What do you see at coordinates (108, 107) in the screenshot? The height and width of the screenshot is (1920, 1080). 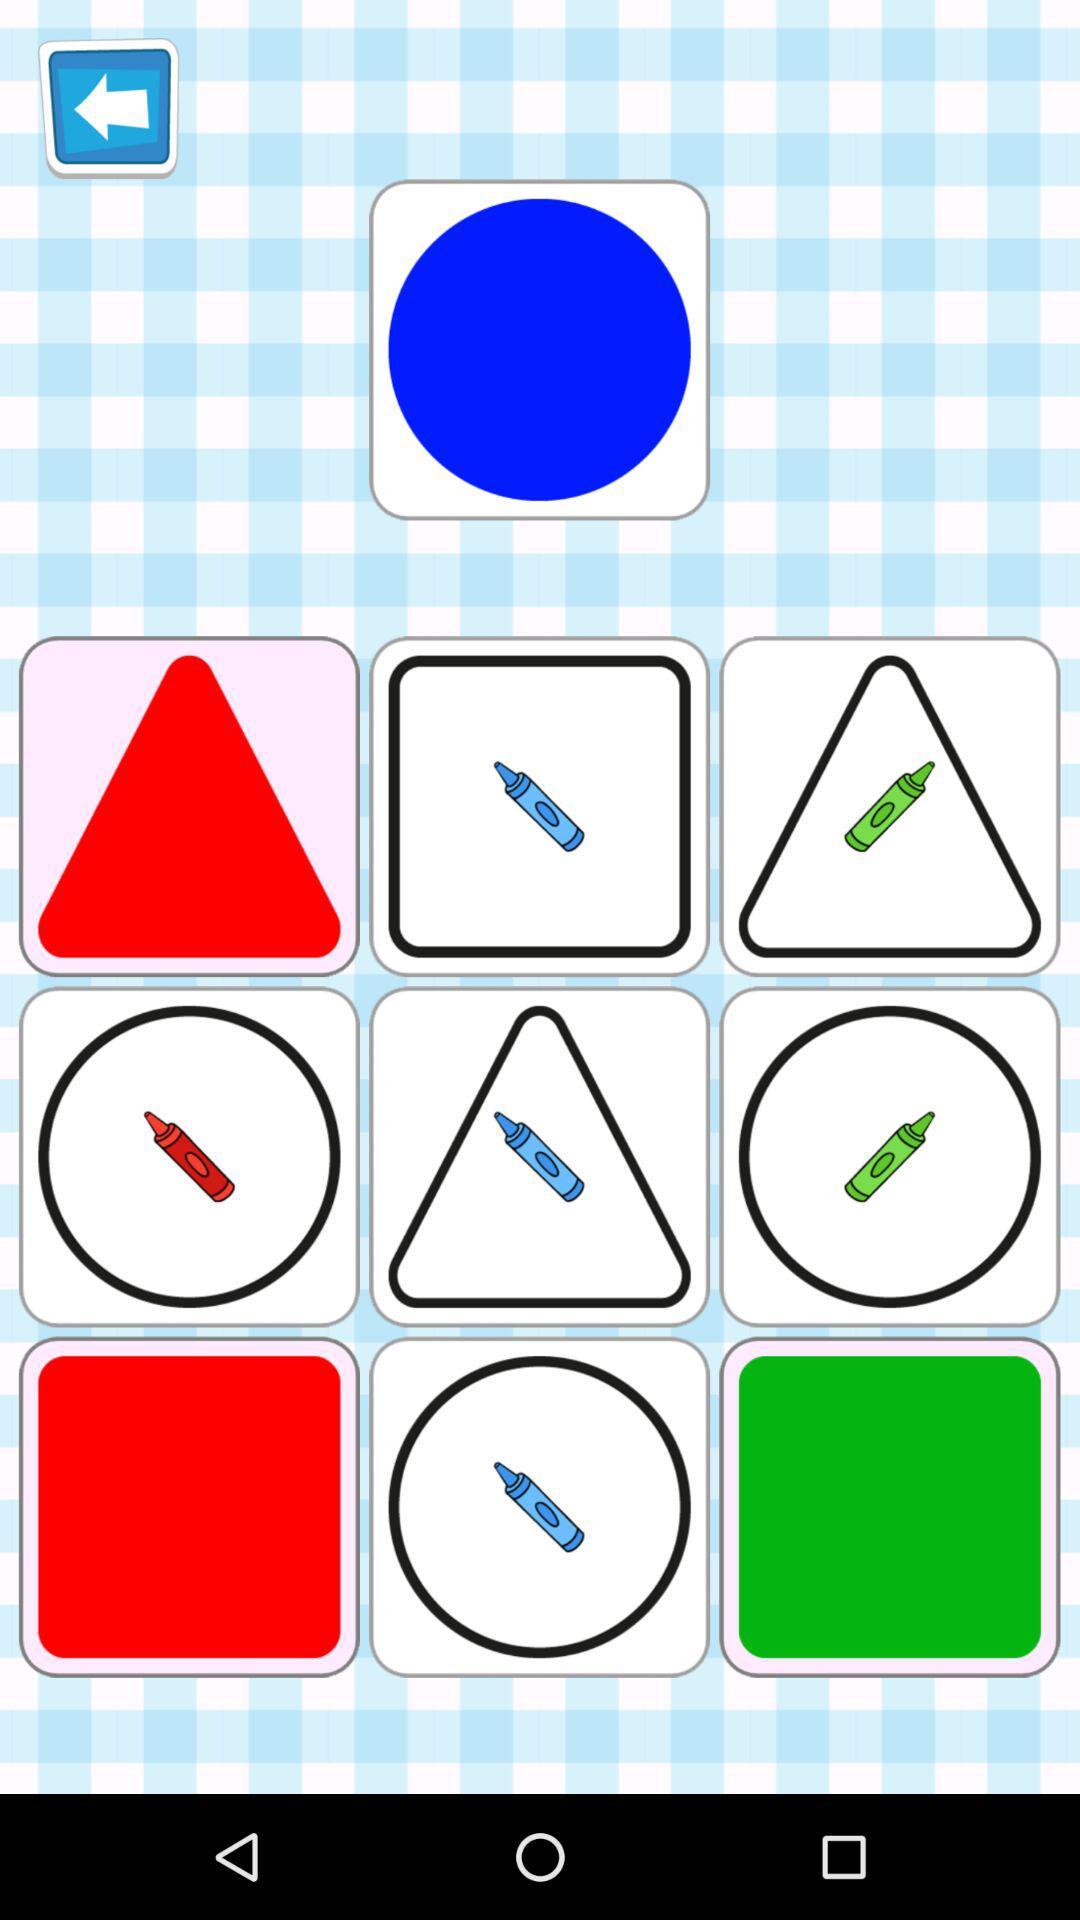 I see `go back` at bounding box center [108, 107].